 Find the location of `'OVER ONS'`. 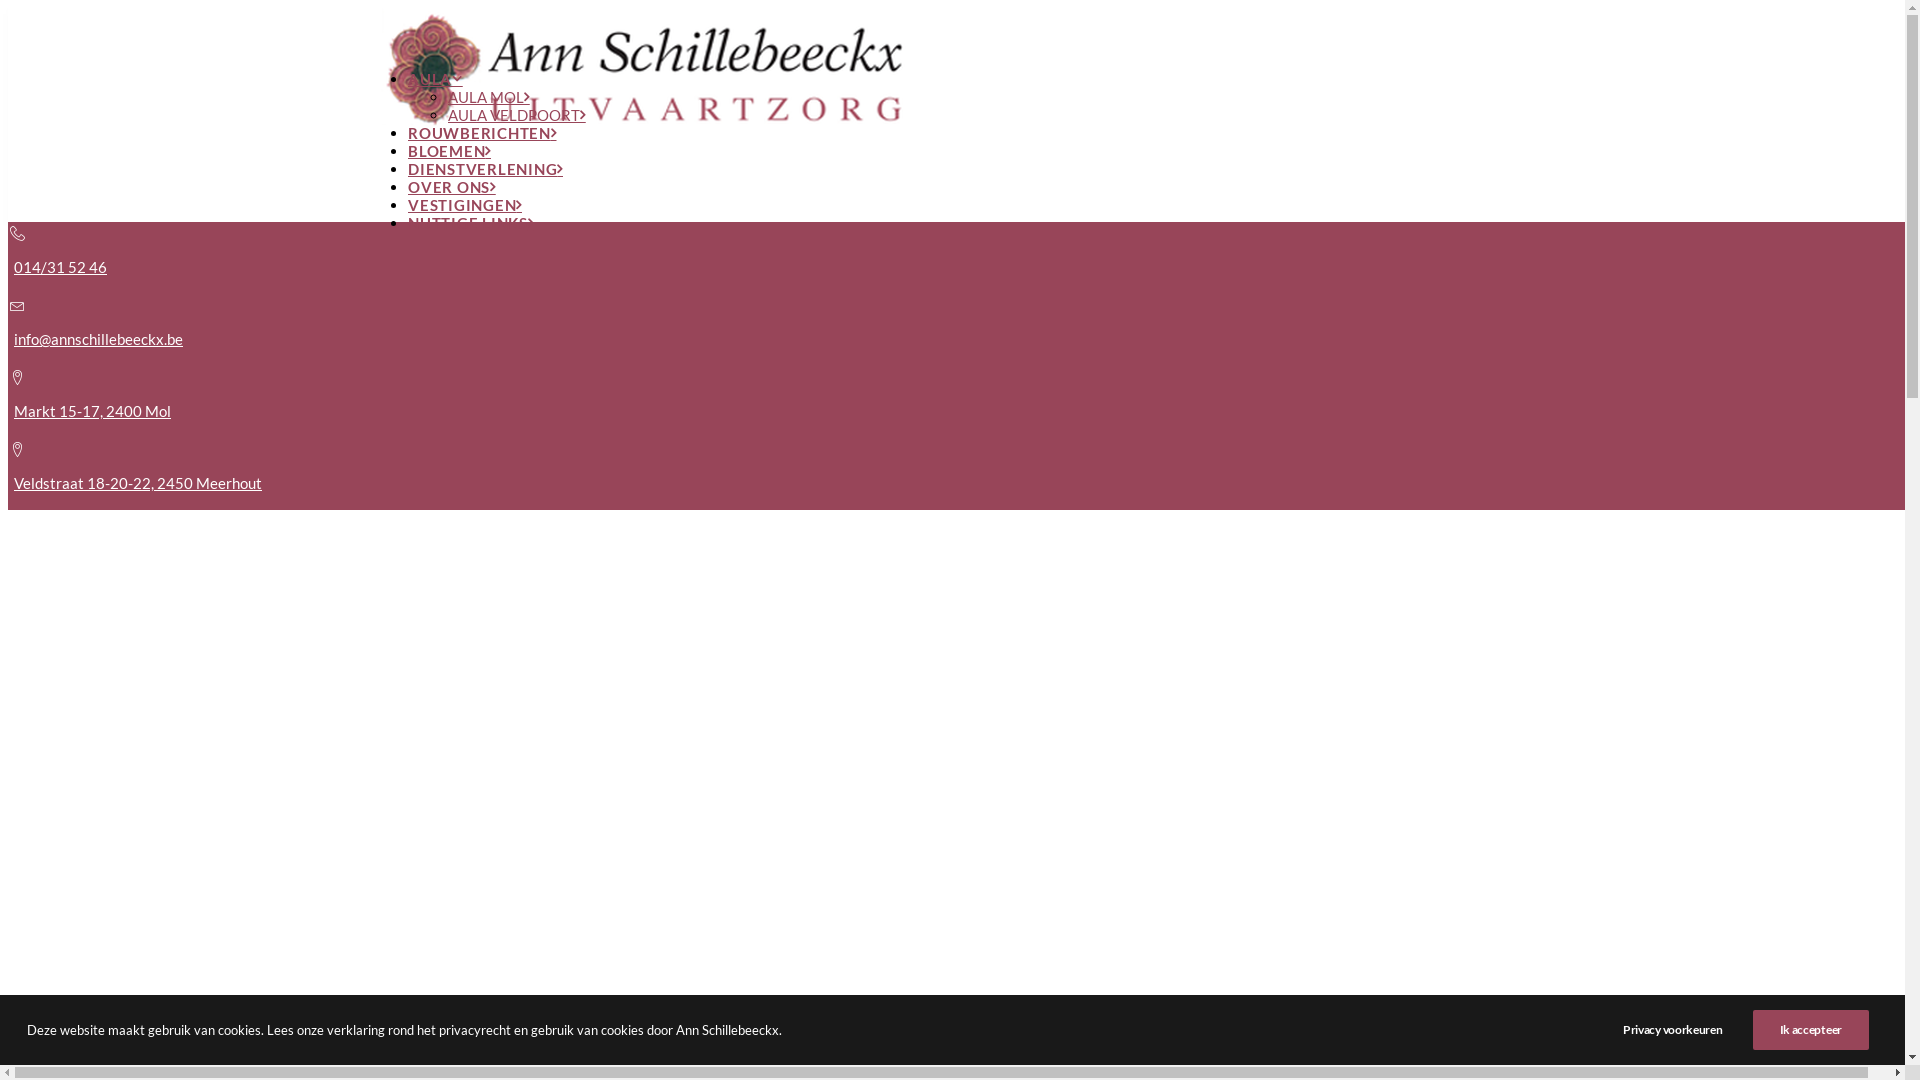

'OVER ONS' is located at coordinates (450, 186).